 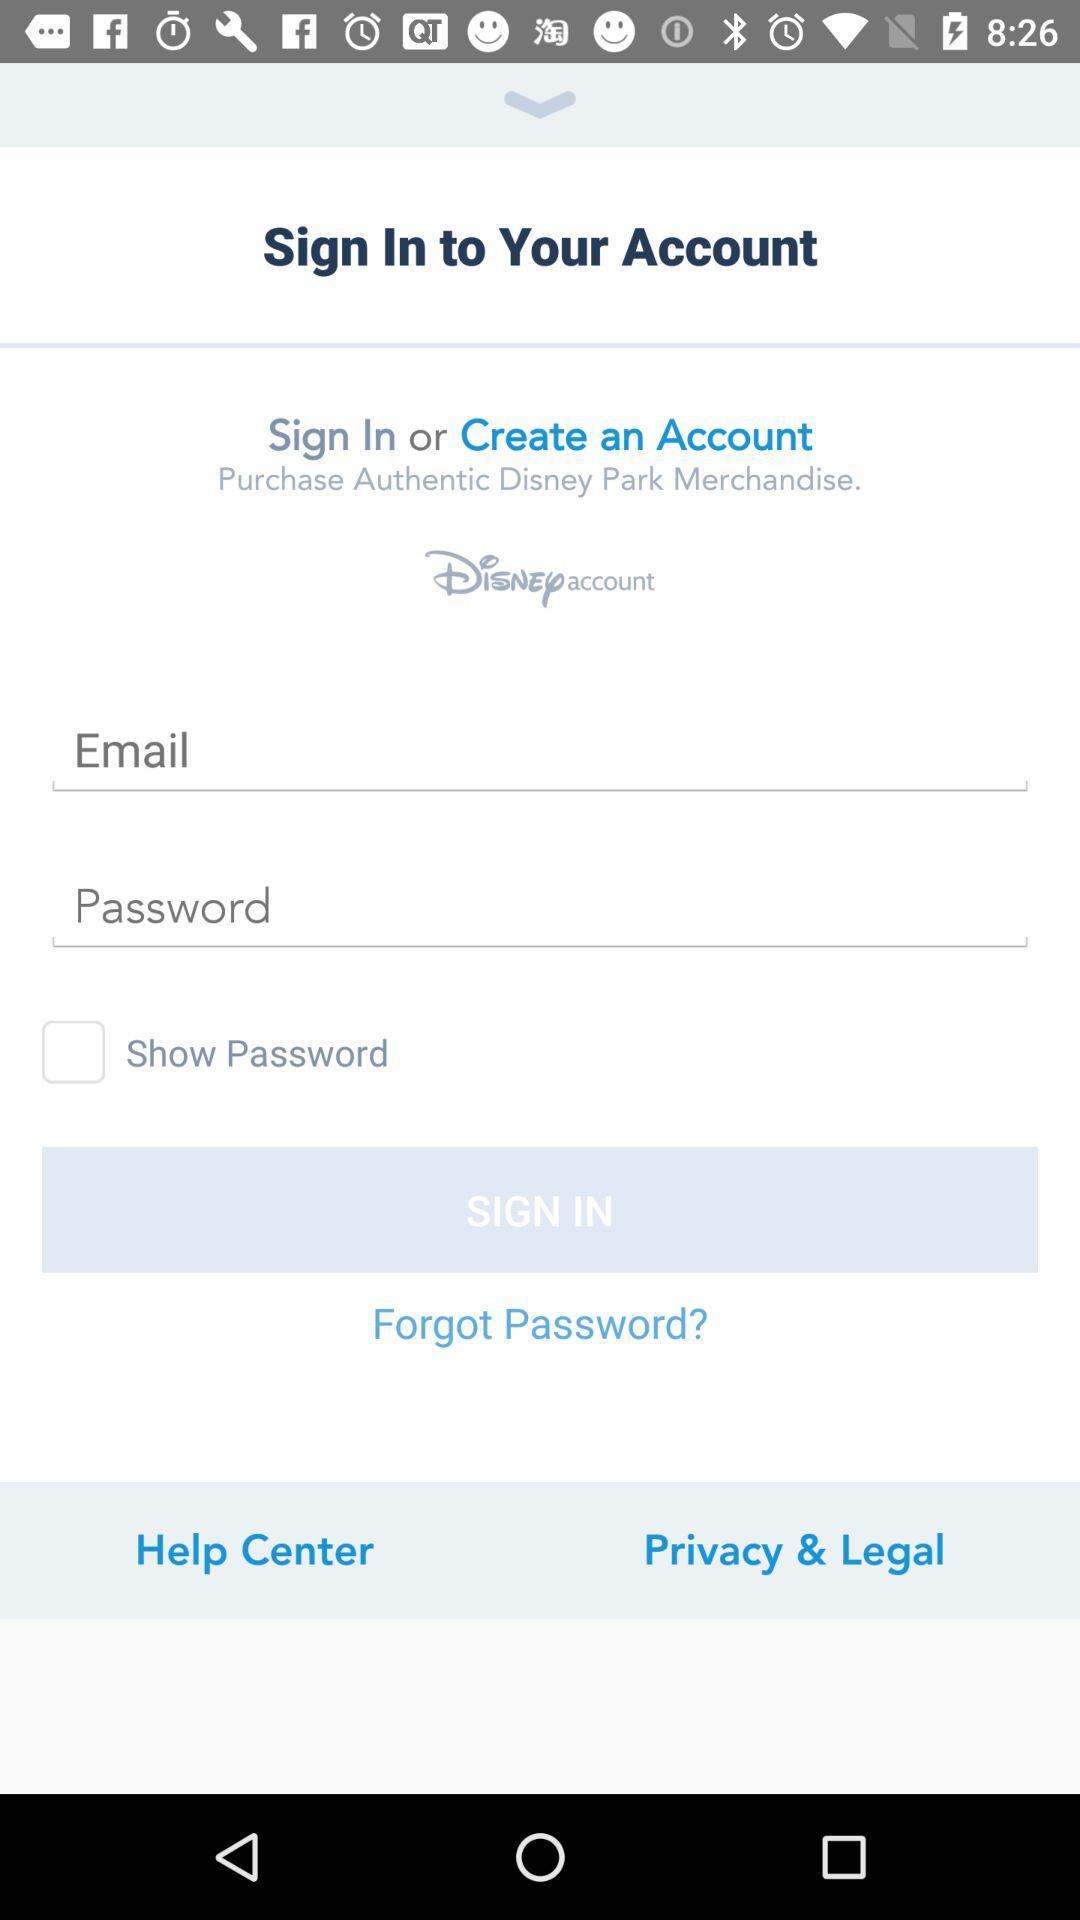 What do you see at coordinates (72, 1051) in the screenshot?
I see `show password` at bounding box center [72, 1051].